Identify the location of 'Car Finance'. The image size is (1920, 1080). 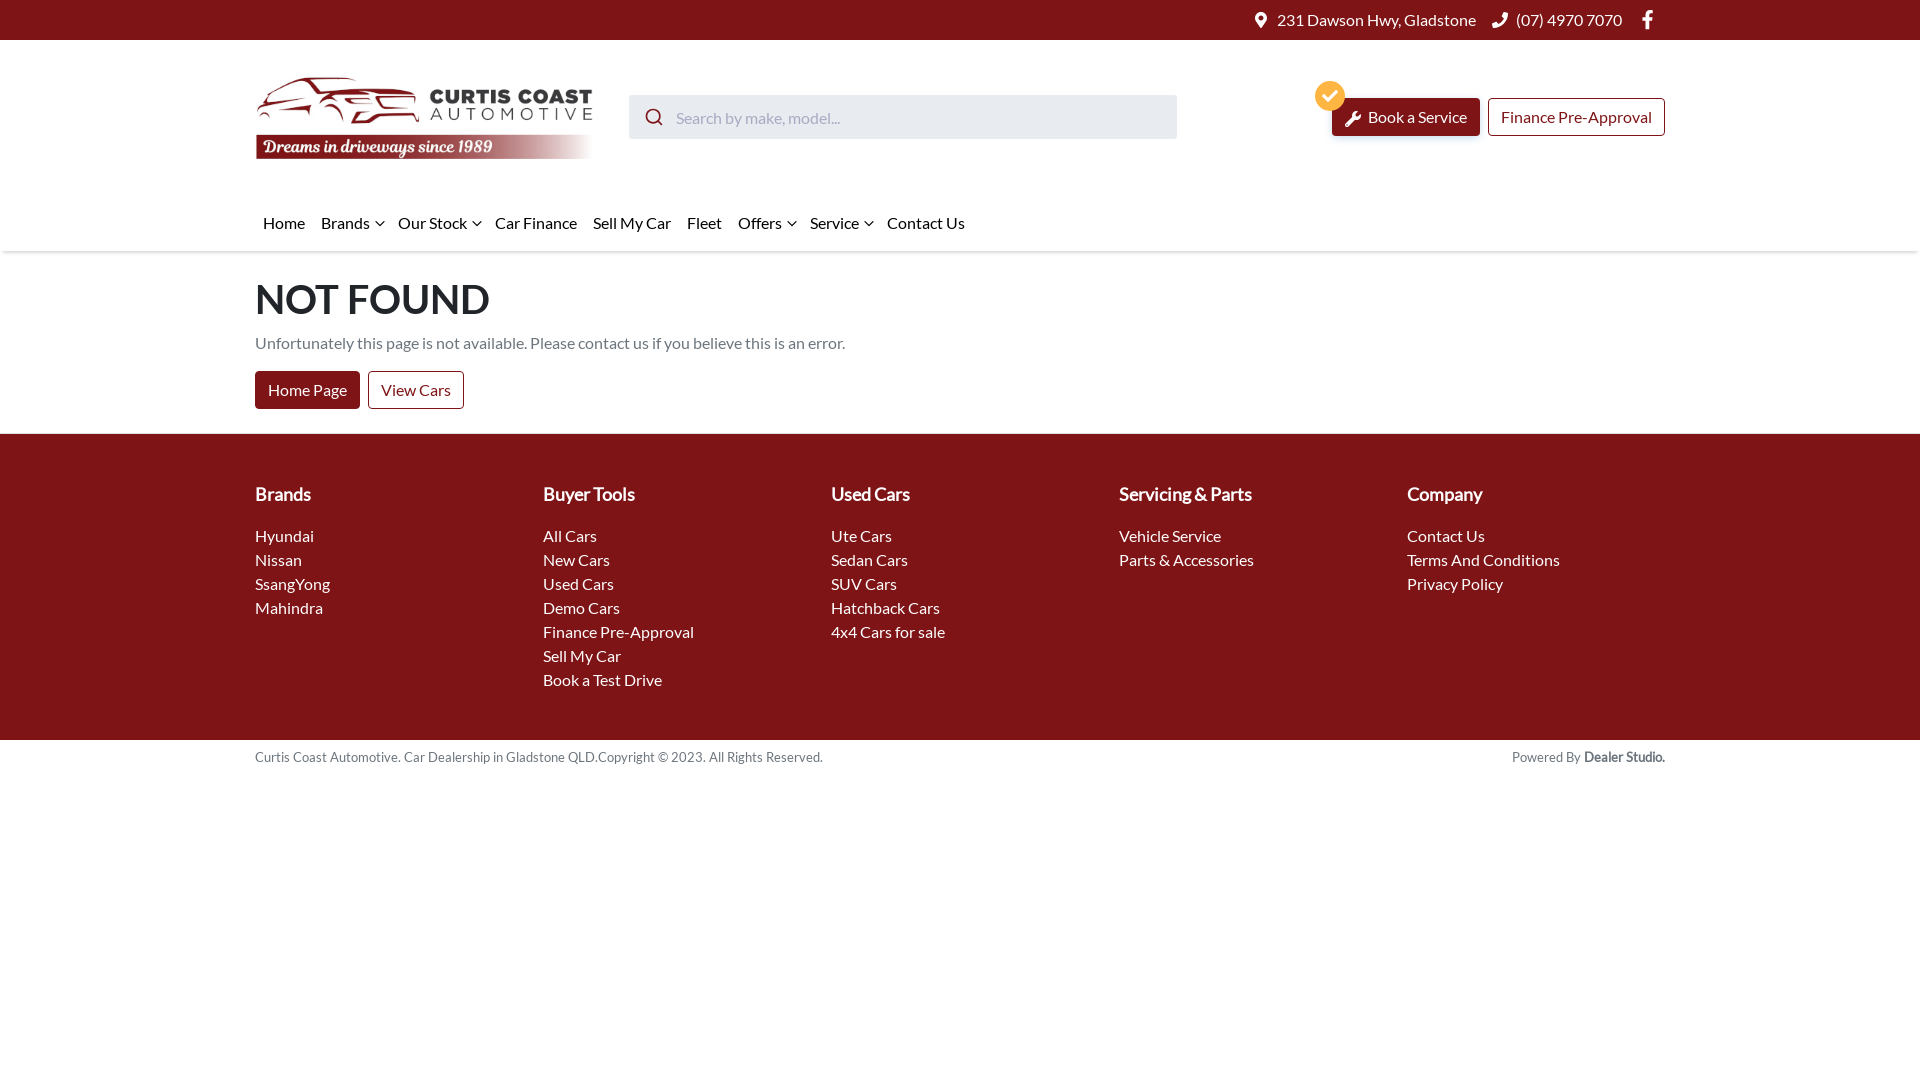
(536, 223).